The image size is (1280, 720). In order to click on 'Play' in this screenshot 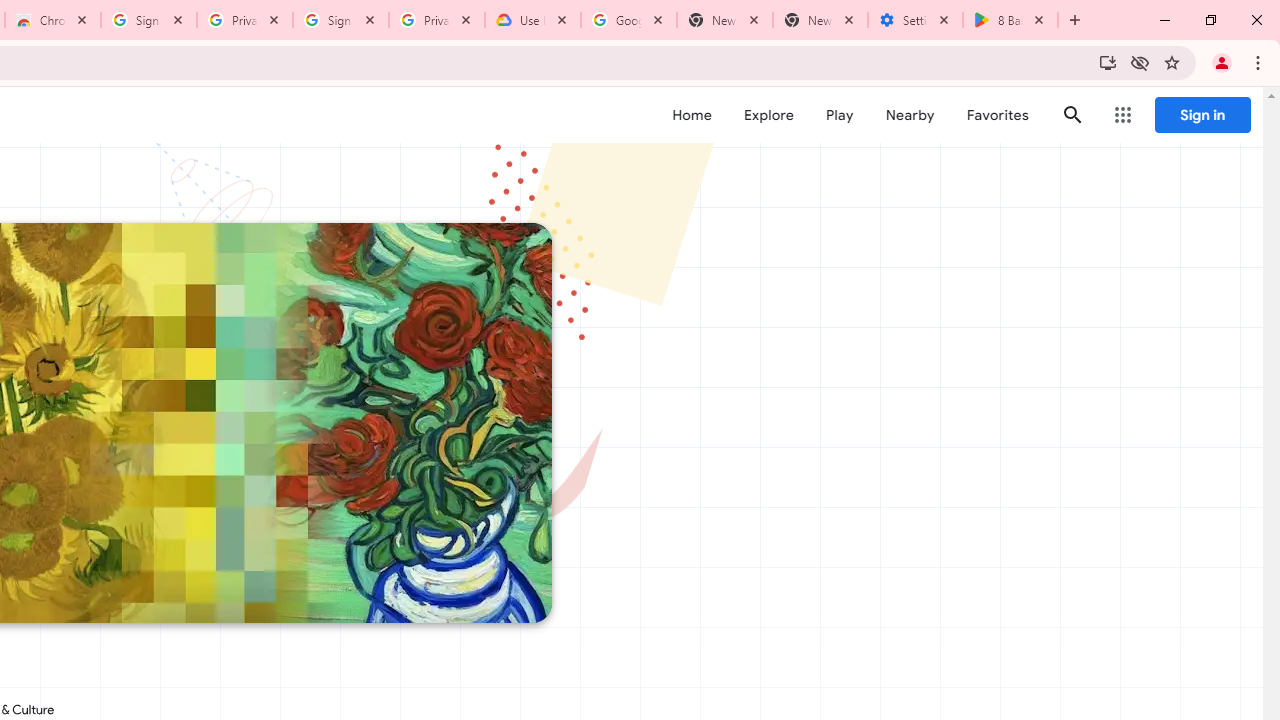, I will do `click(840, 115)`.